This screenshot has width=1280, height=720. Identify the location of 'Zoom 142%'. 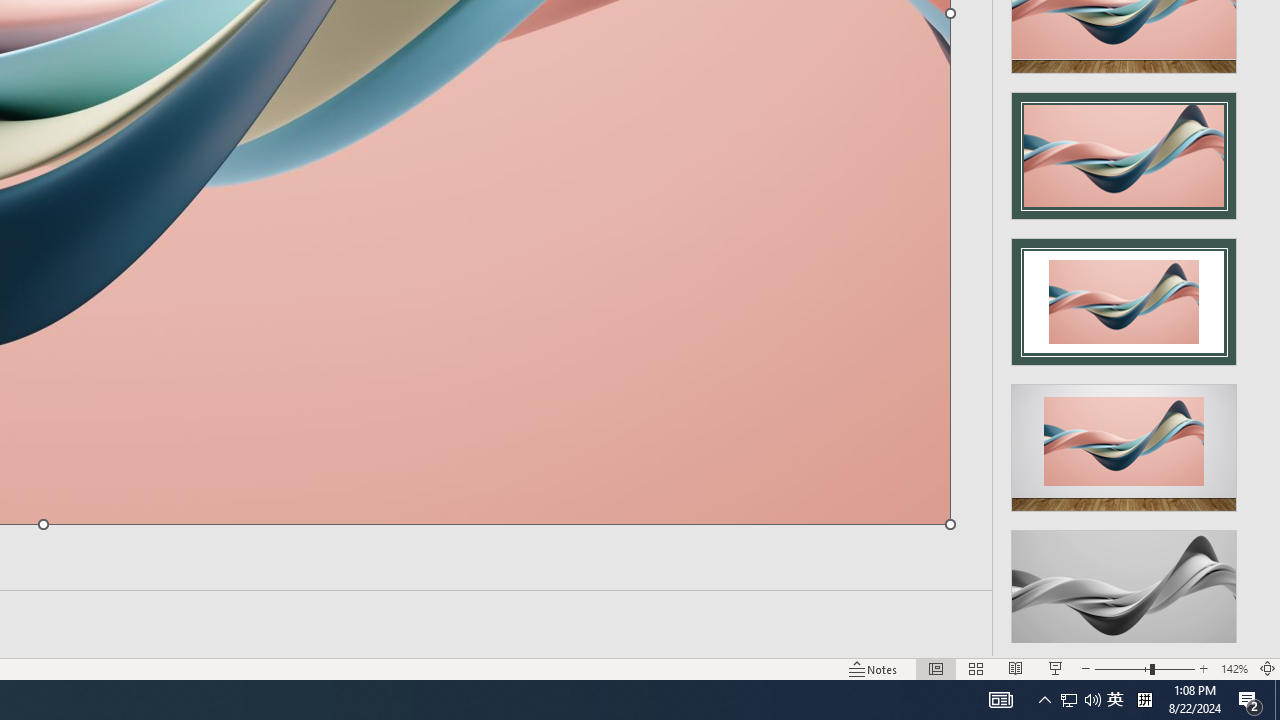
(1233, 669).